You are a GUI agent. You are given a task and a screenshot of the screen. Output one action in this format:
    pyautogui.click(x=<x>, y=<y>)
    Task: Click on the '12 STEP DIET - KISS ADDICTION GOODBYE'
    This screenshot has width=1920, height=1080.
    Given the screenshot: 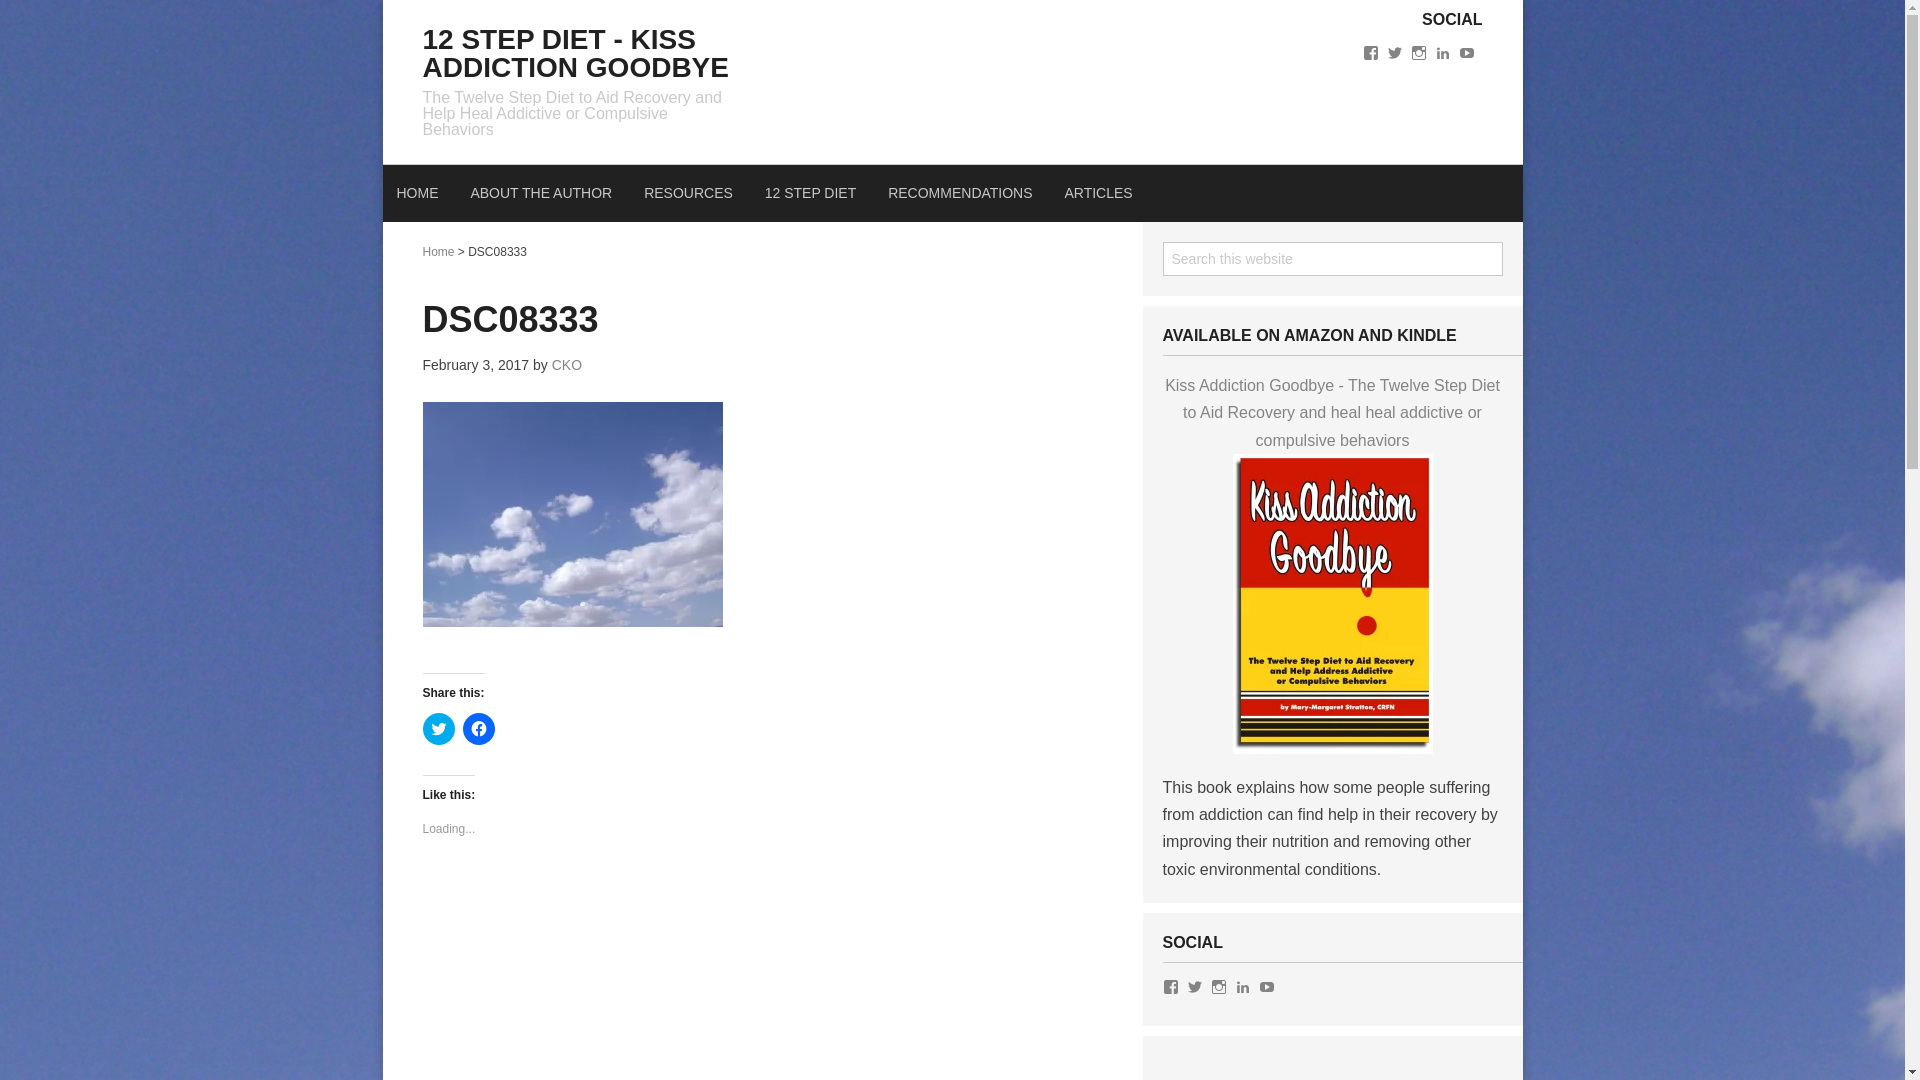 What is the action you would take?
    pyautogui.click(x=574, y=52)
    